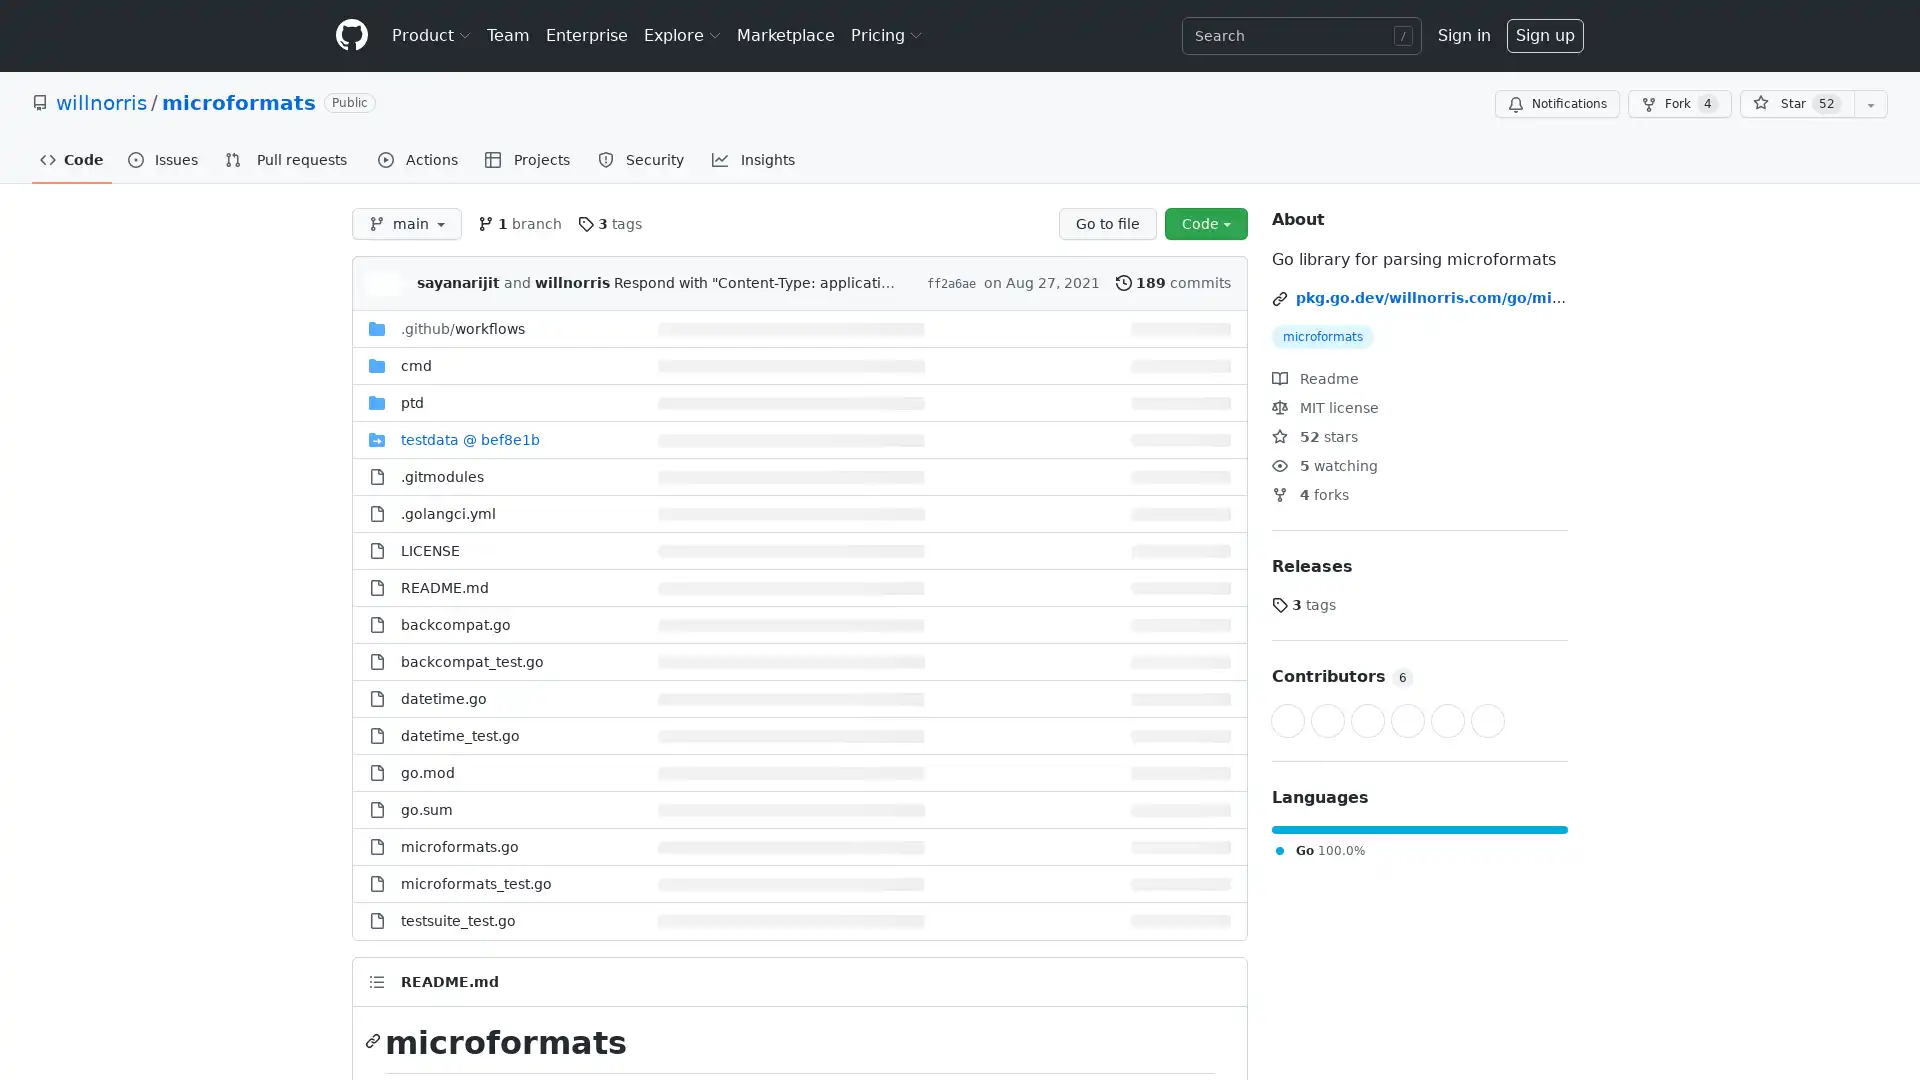  Describe the element at coordinates (1870, 104) in the screenshot. I see `You must be signed in to add this repository to a list` at that location.